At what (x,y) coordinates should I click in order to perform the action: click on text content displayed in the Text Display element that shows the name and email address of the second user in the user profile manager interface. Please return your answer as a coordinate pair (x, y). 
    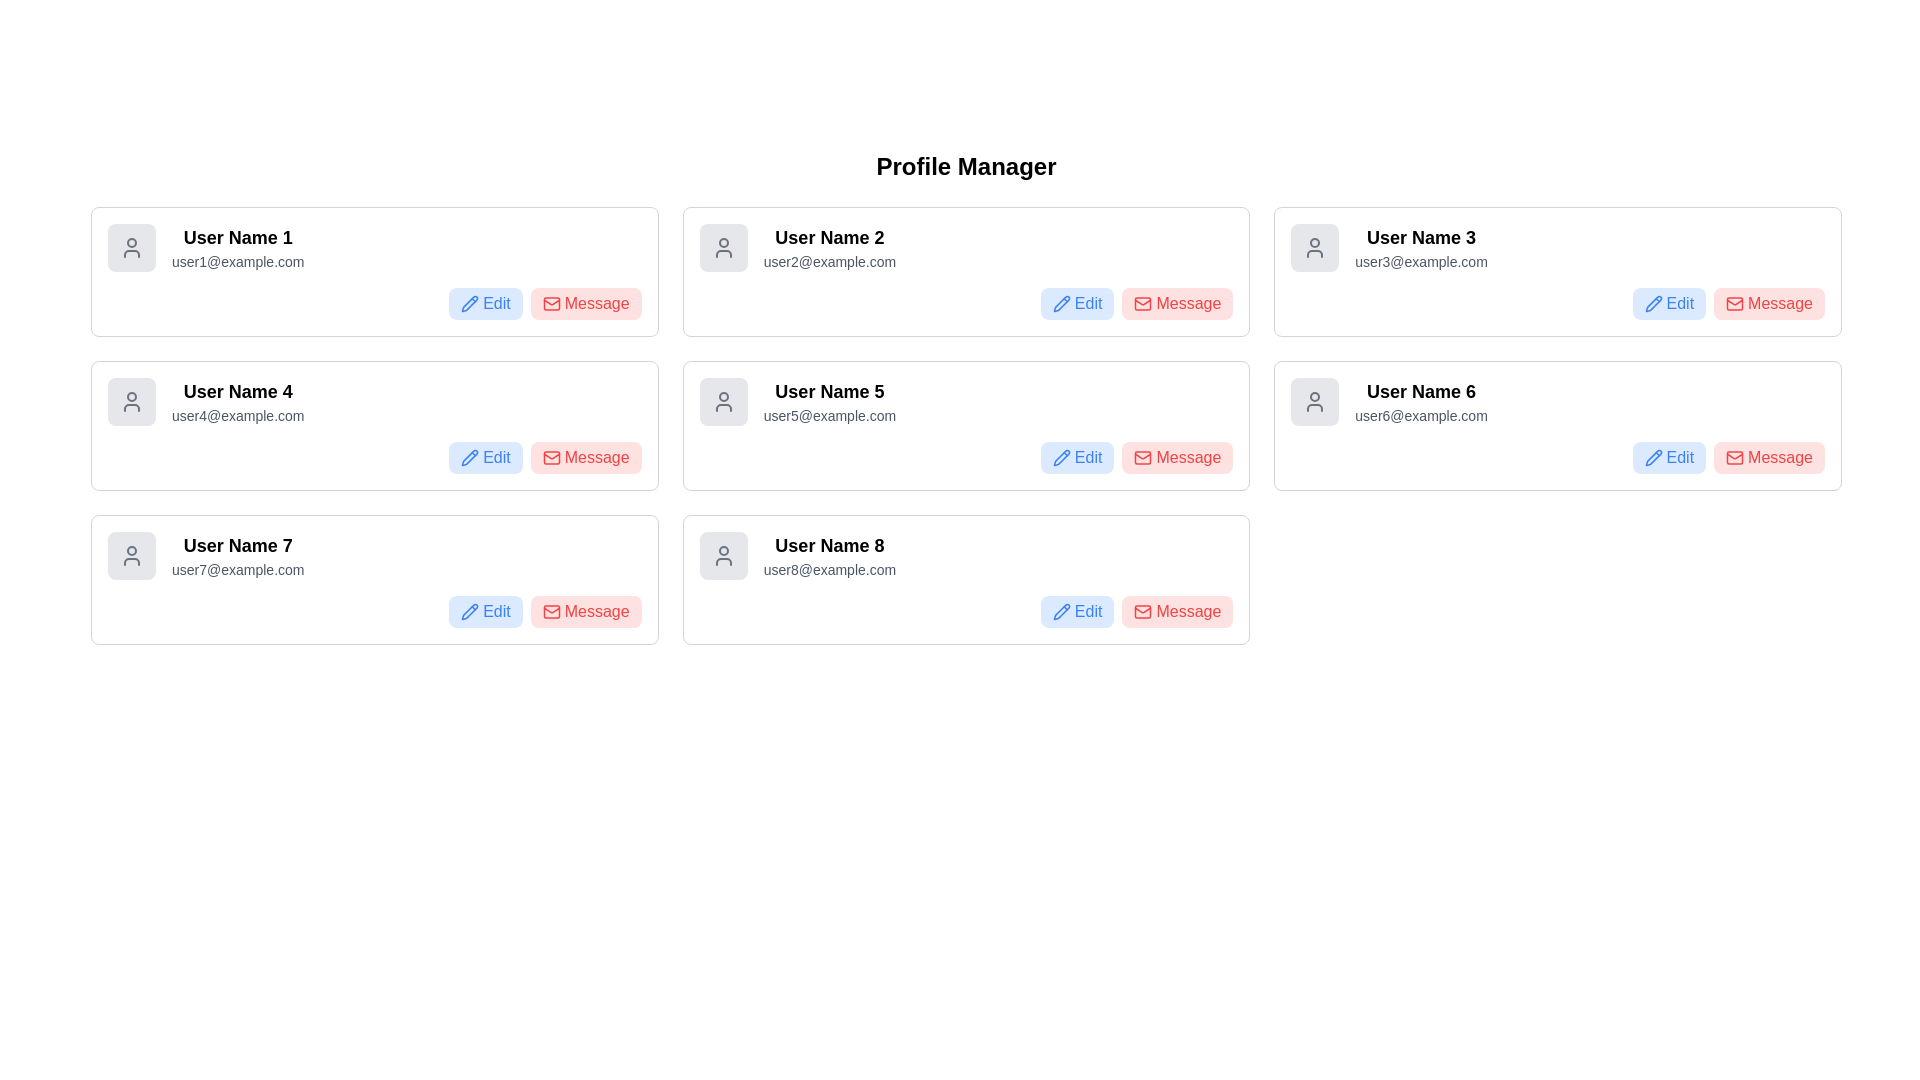
    Looking at the image, I should click on (829, 246).